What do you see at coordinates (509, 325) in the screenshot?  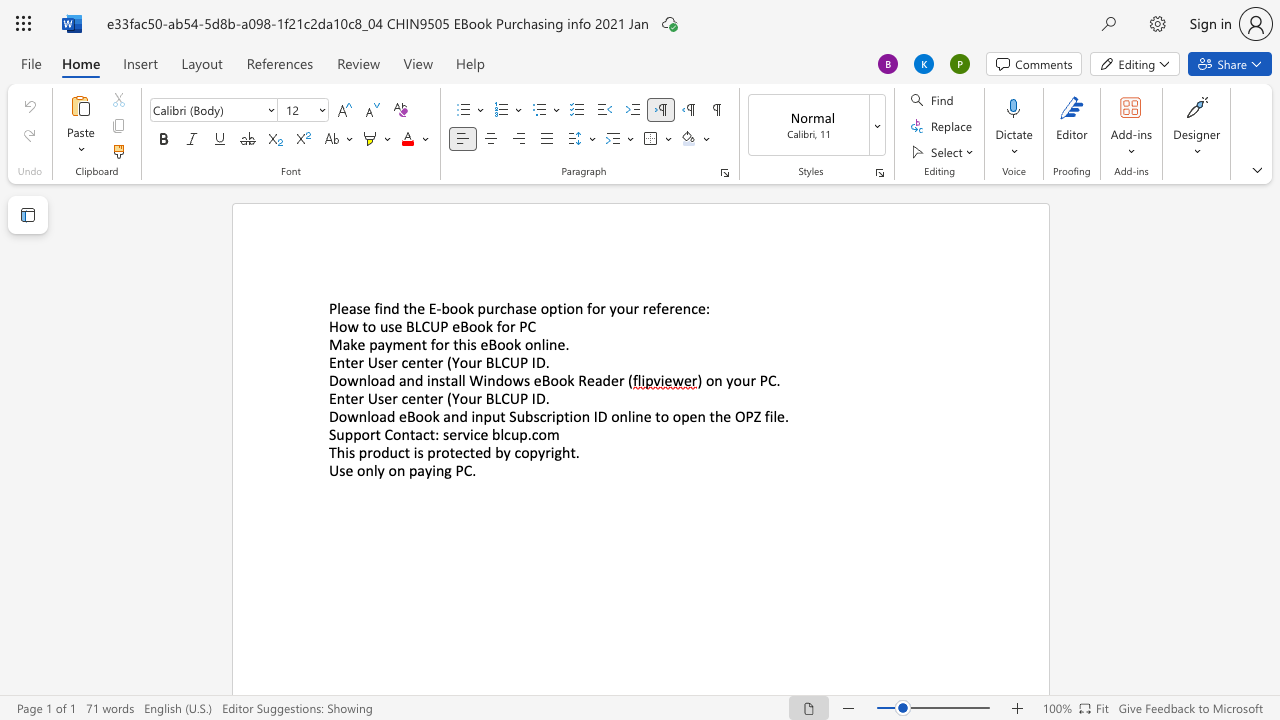 I see `the subset text "r P" within the text "How to use BLCUP eBook for PC"` at bounding box center [509, 325].